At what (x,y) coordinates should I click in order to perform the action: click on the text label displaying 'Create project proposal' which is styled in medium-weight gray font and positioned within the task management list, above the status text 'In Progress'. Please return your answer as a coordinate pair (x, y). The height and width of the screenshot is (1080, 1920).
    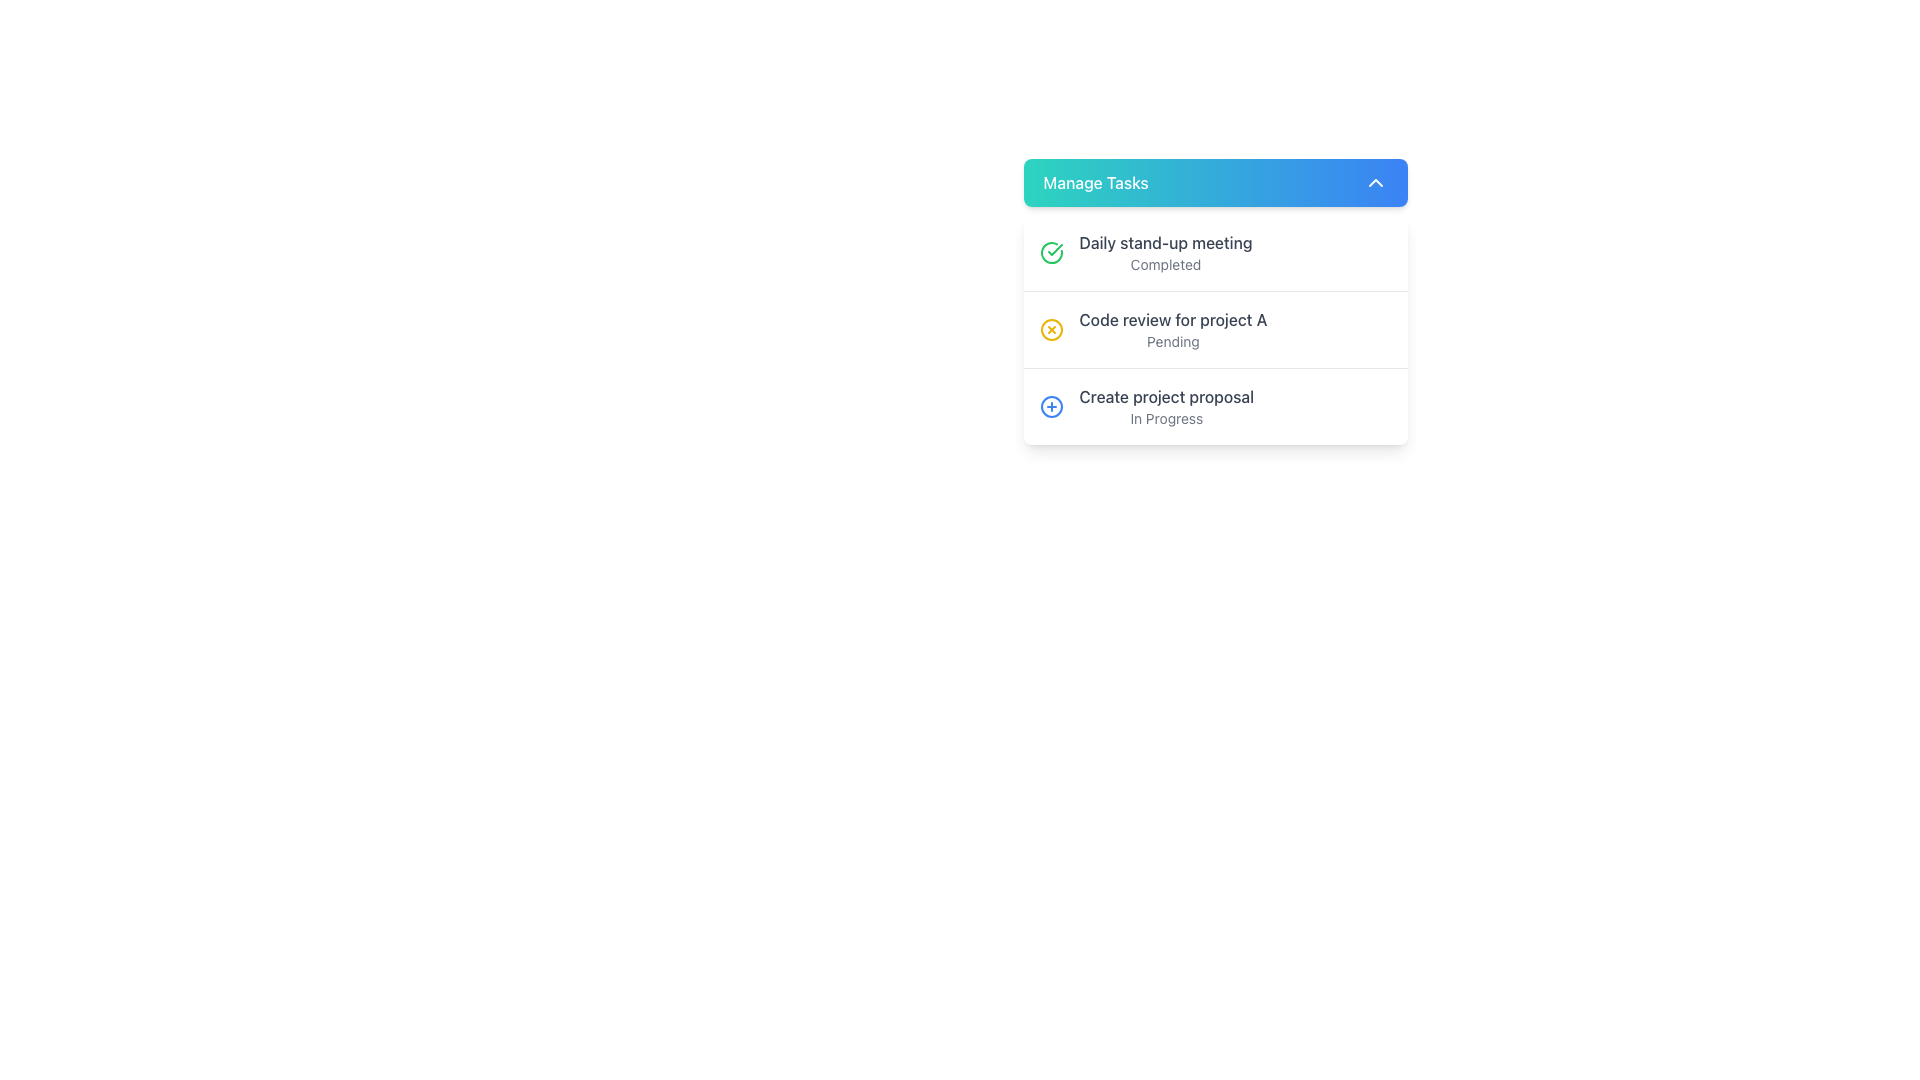
    Looking at the image, I should click on (1166, 397).